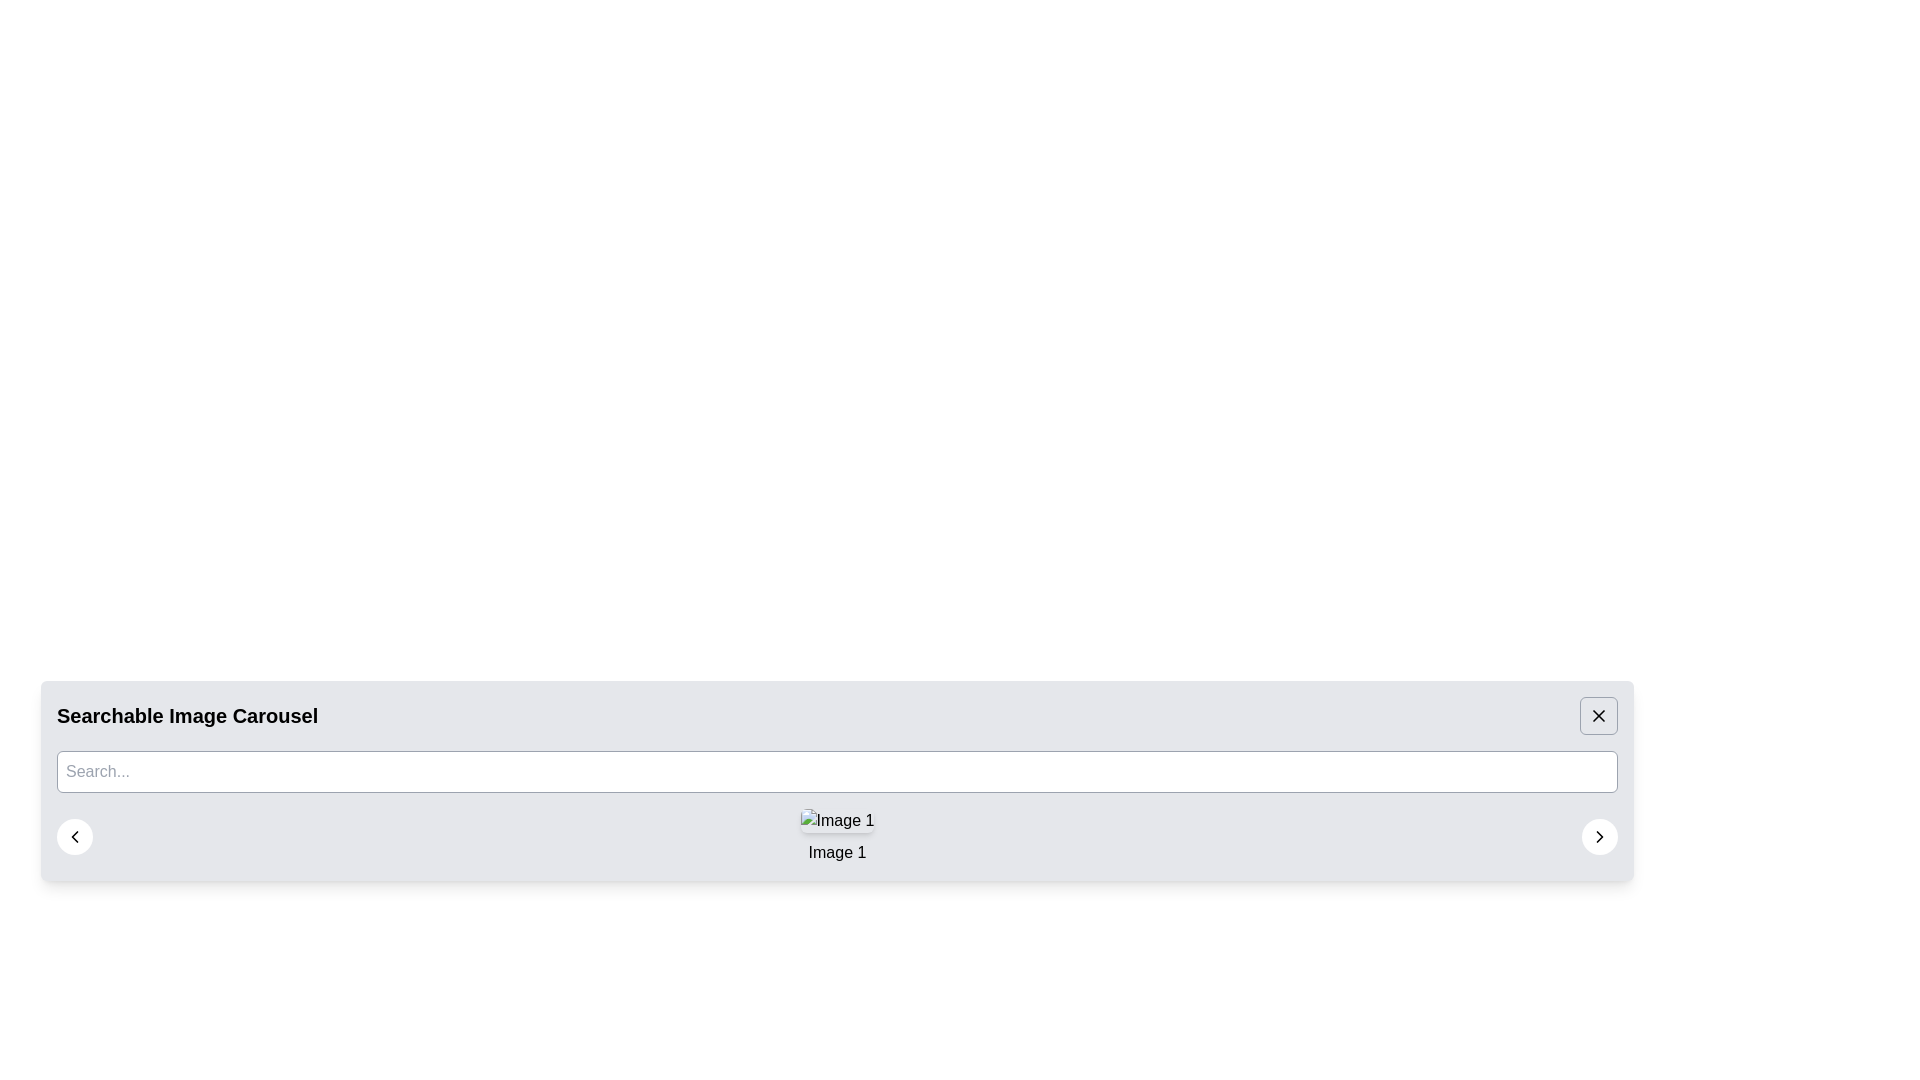  I want to click on the circular button with a white background and a left-facing chevron icon, so click(75, 837).